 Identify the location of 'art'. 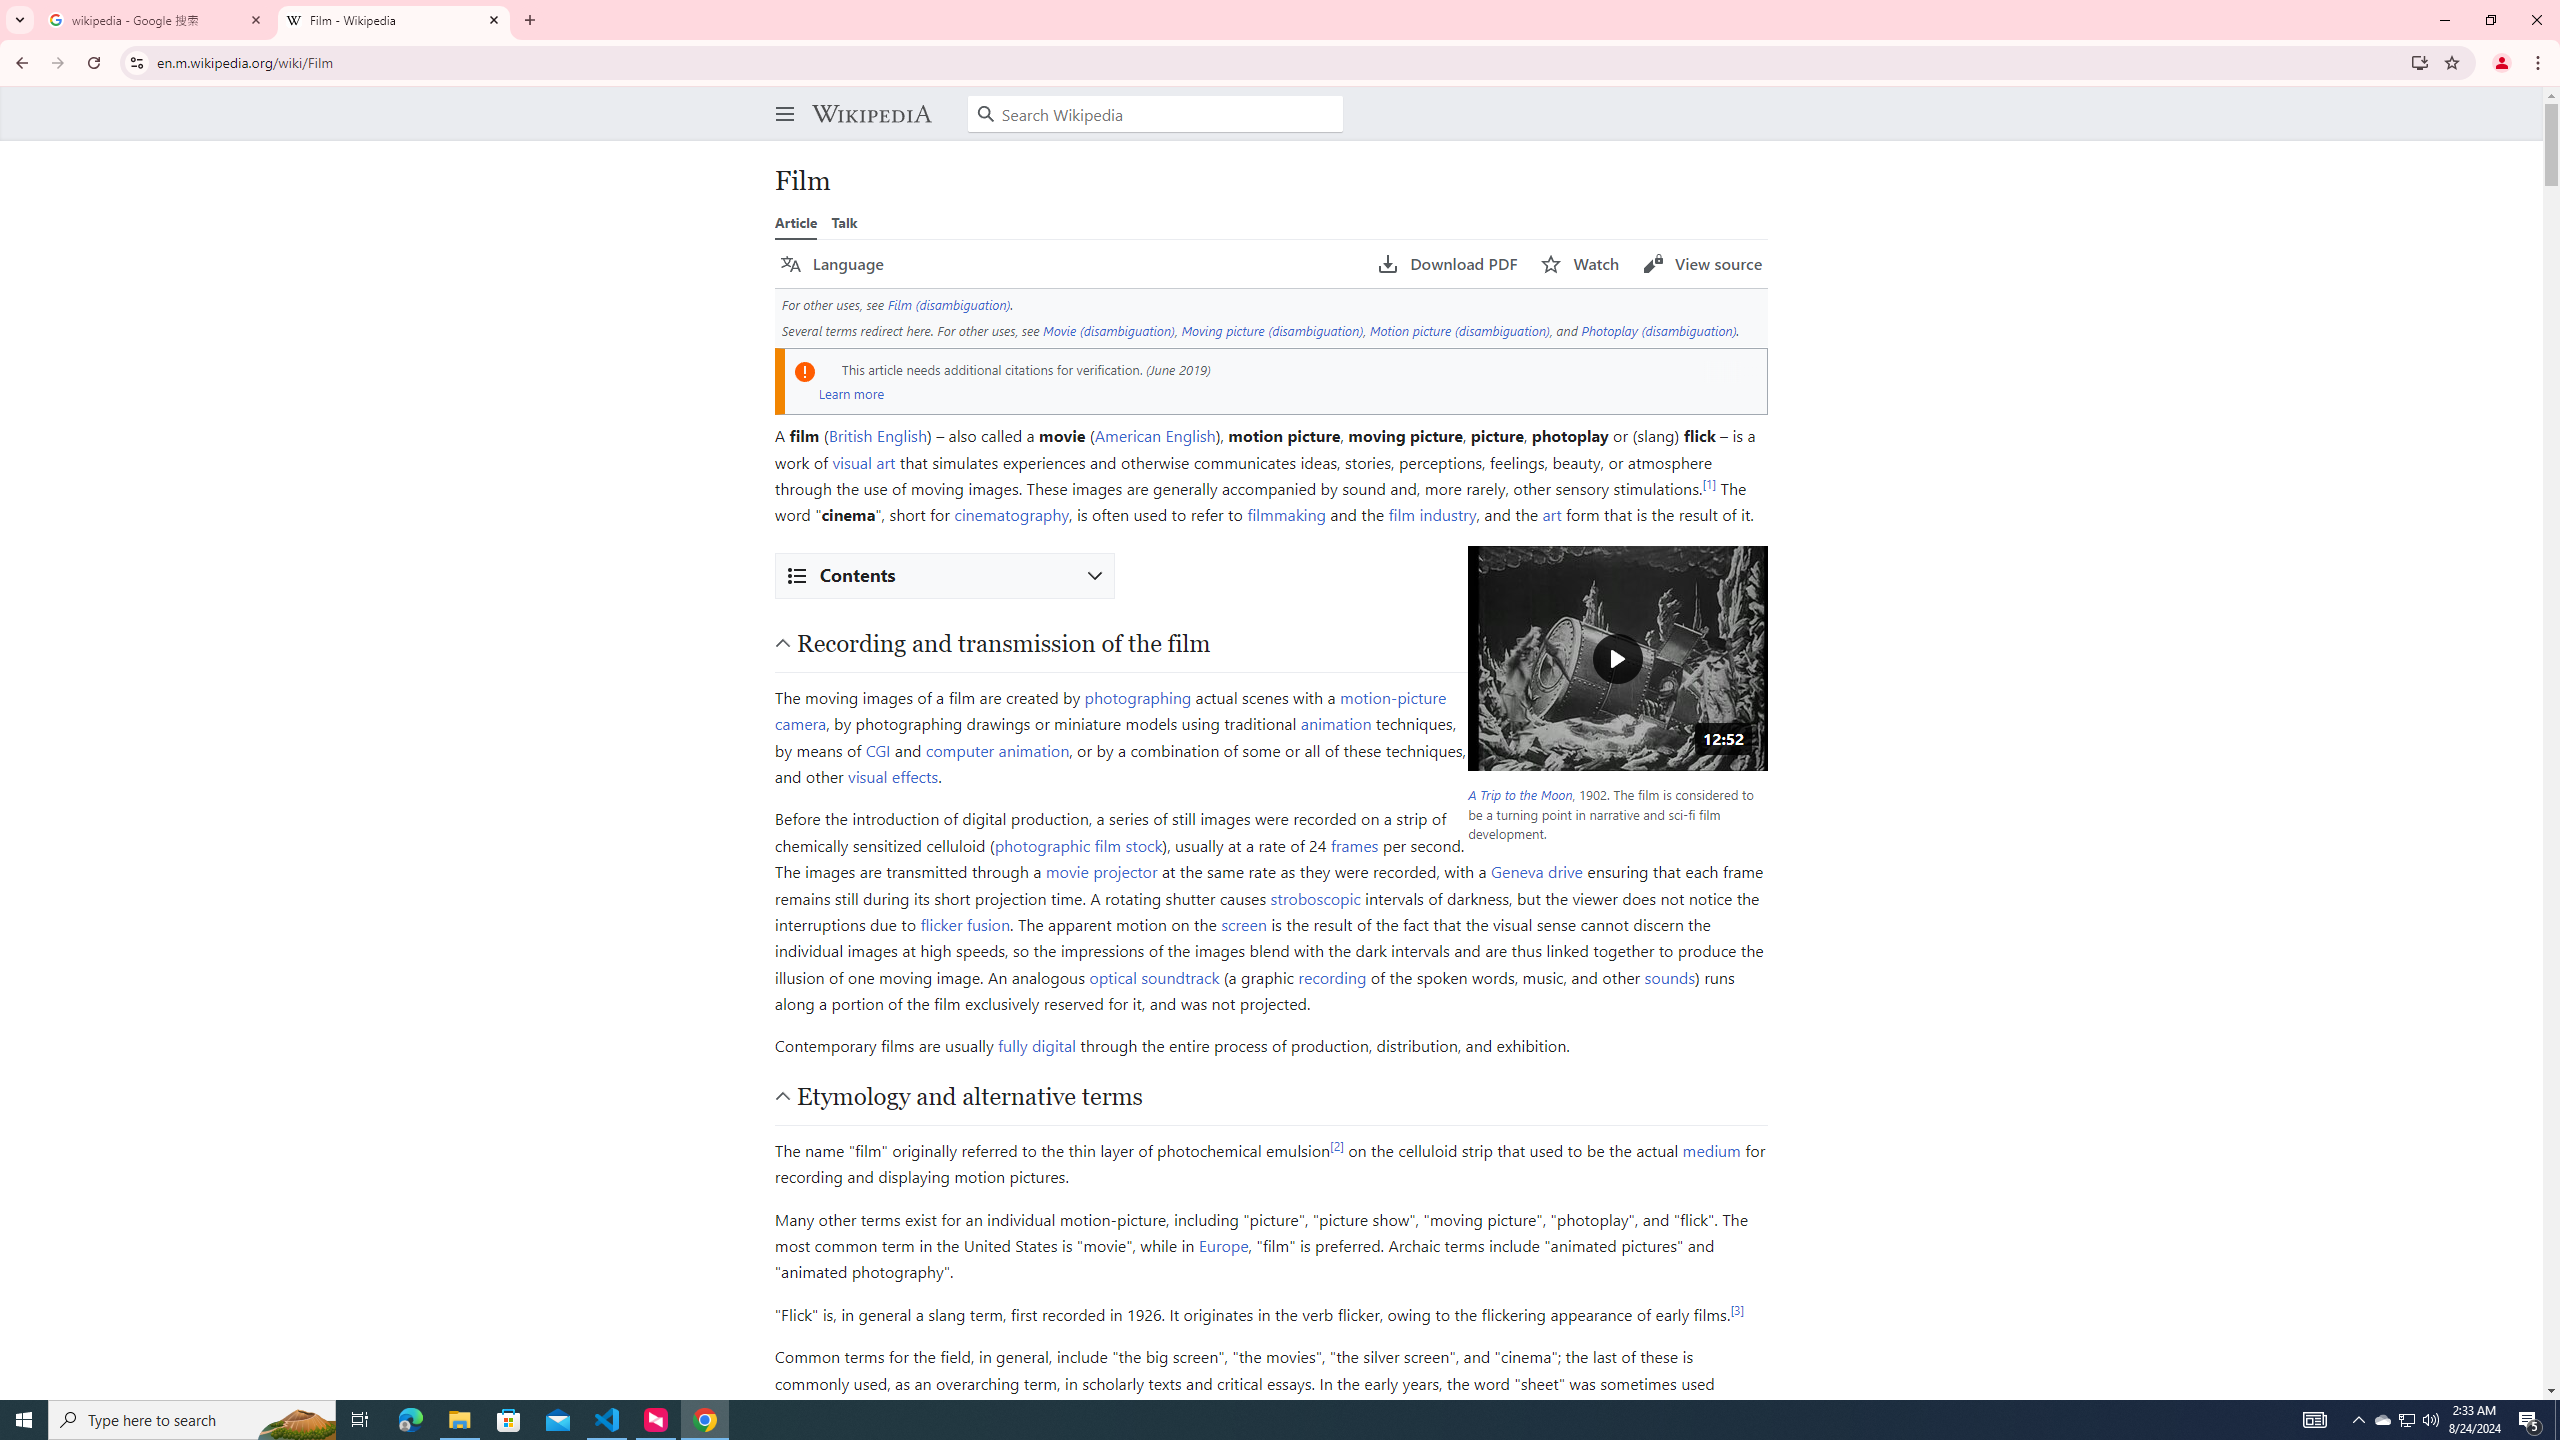
(1550, 513).